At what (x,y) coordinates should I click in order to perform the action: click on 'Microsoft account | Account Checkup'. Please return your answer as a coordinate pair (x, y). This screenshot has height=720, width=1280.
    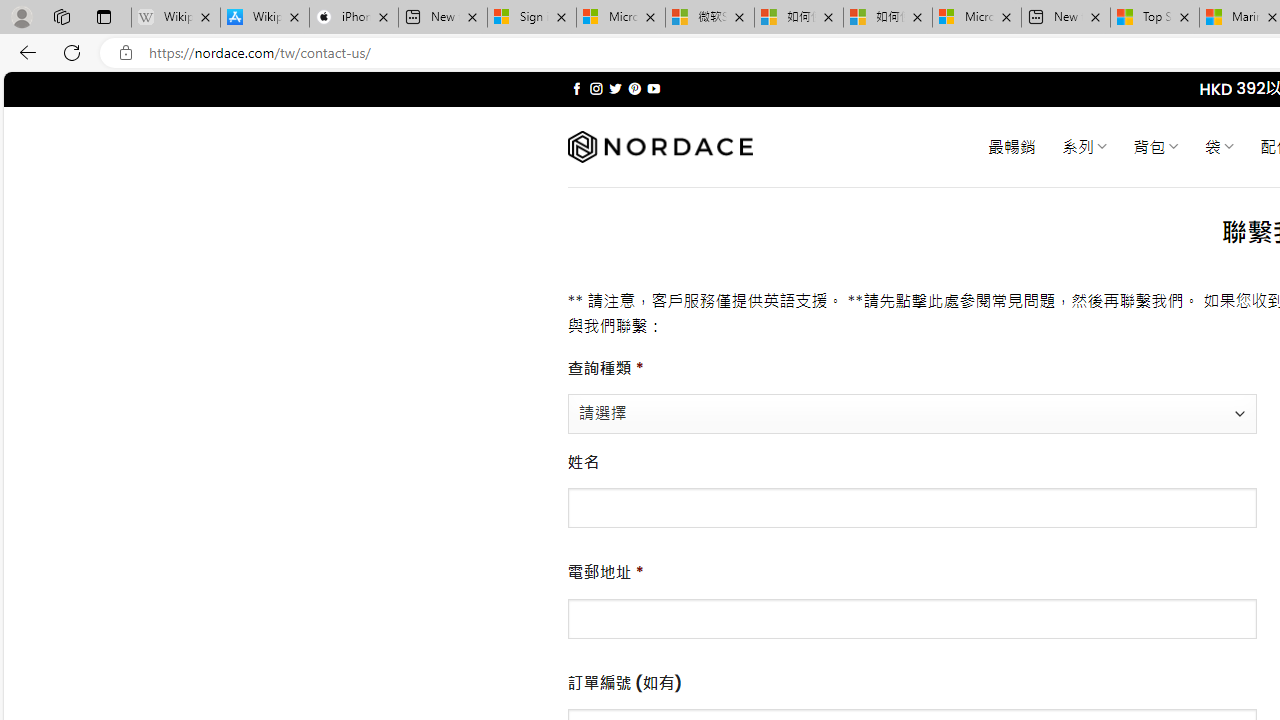
    Looking at the image, I should click on (977, 17).